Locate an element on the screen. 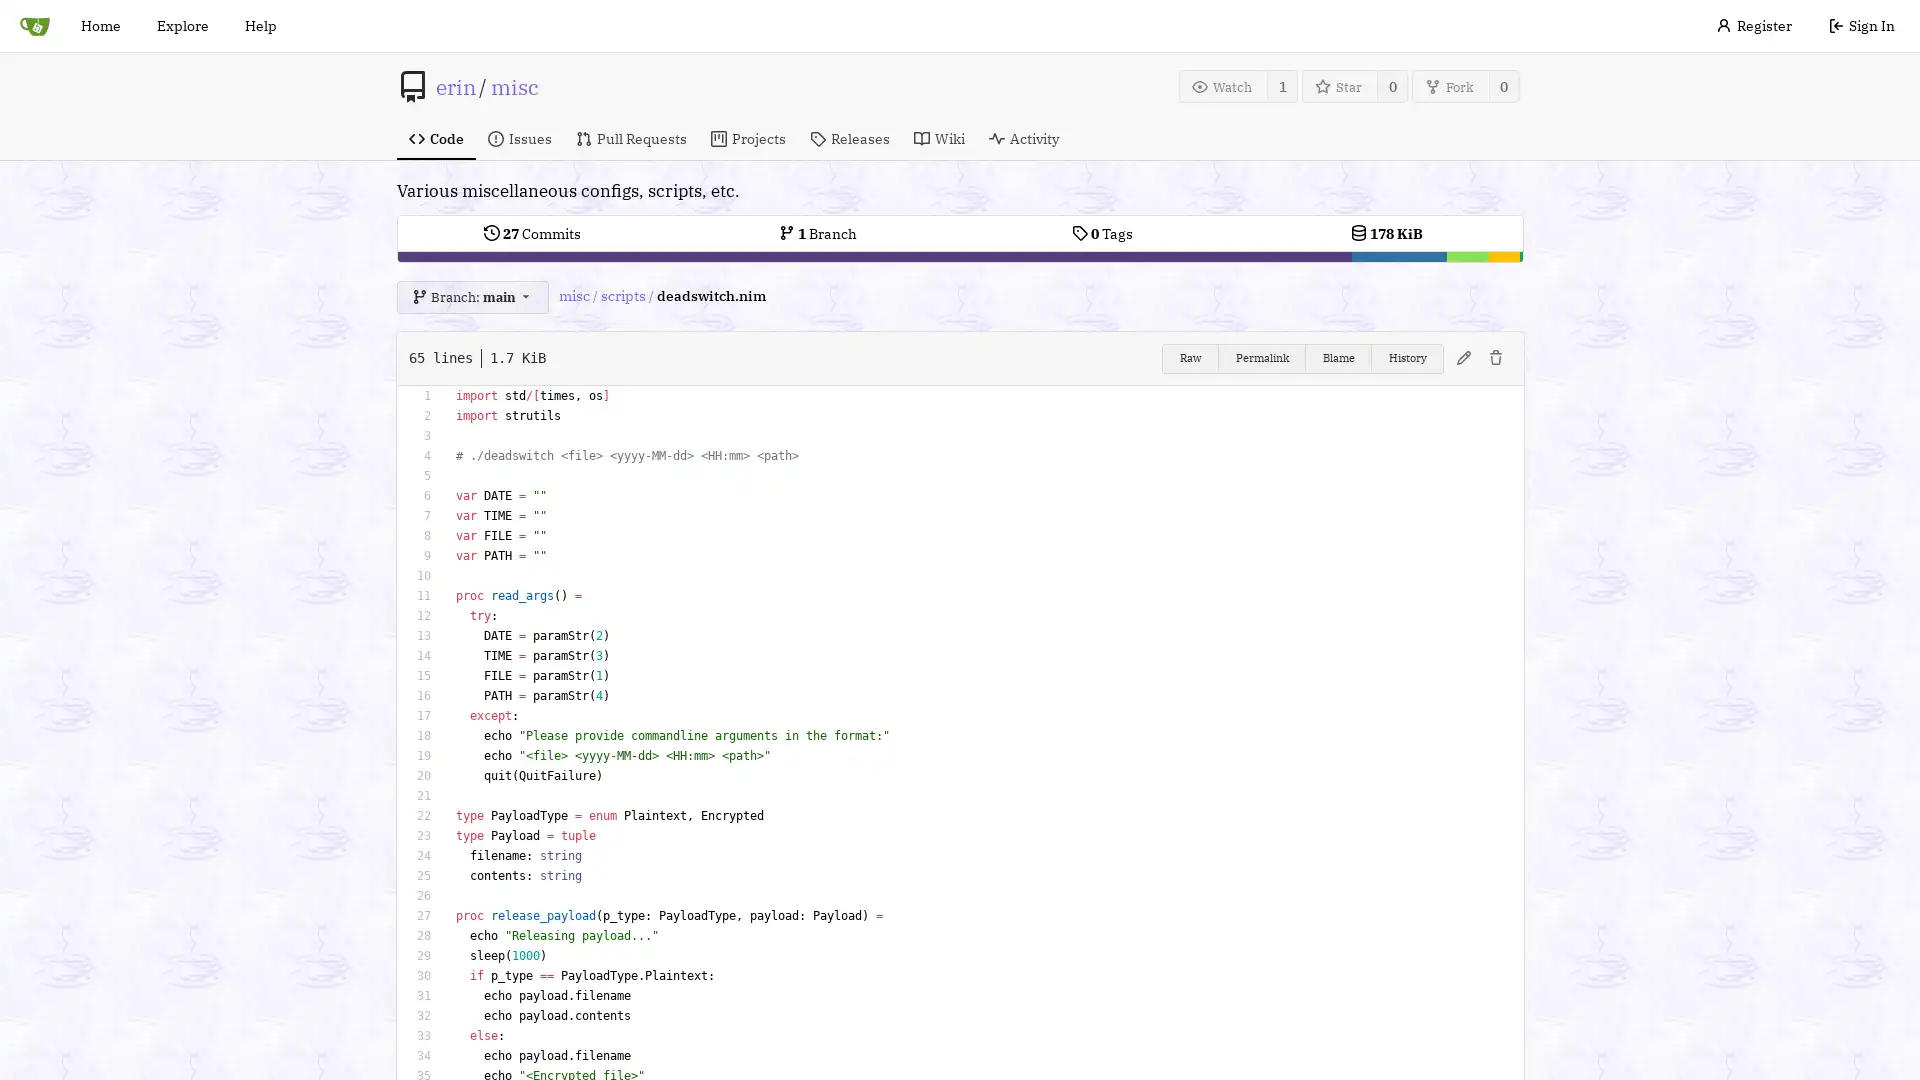 The height and width of the screenshot is (1080, 1920). Watch is located at coordinates (1222, 85).